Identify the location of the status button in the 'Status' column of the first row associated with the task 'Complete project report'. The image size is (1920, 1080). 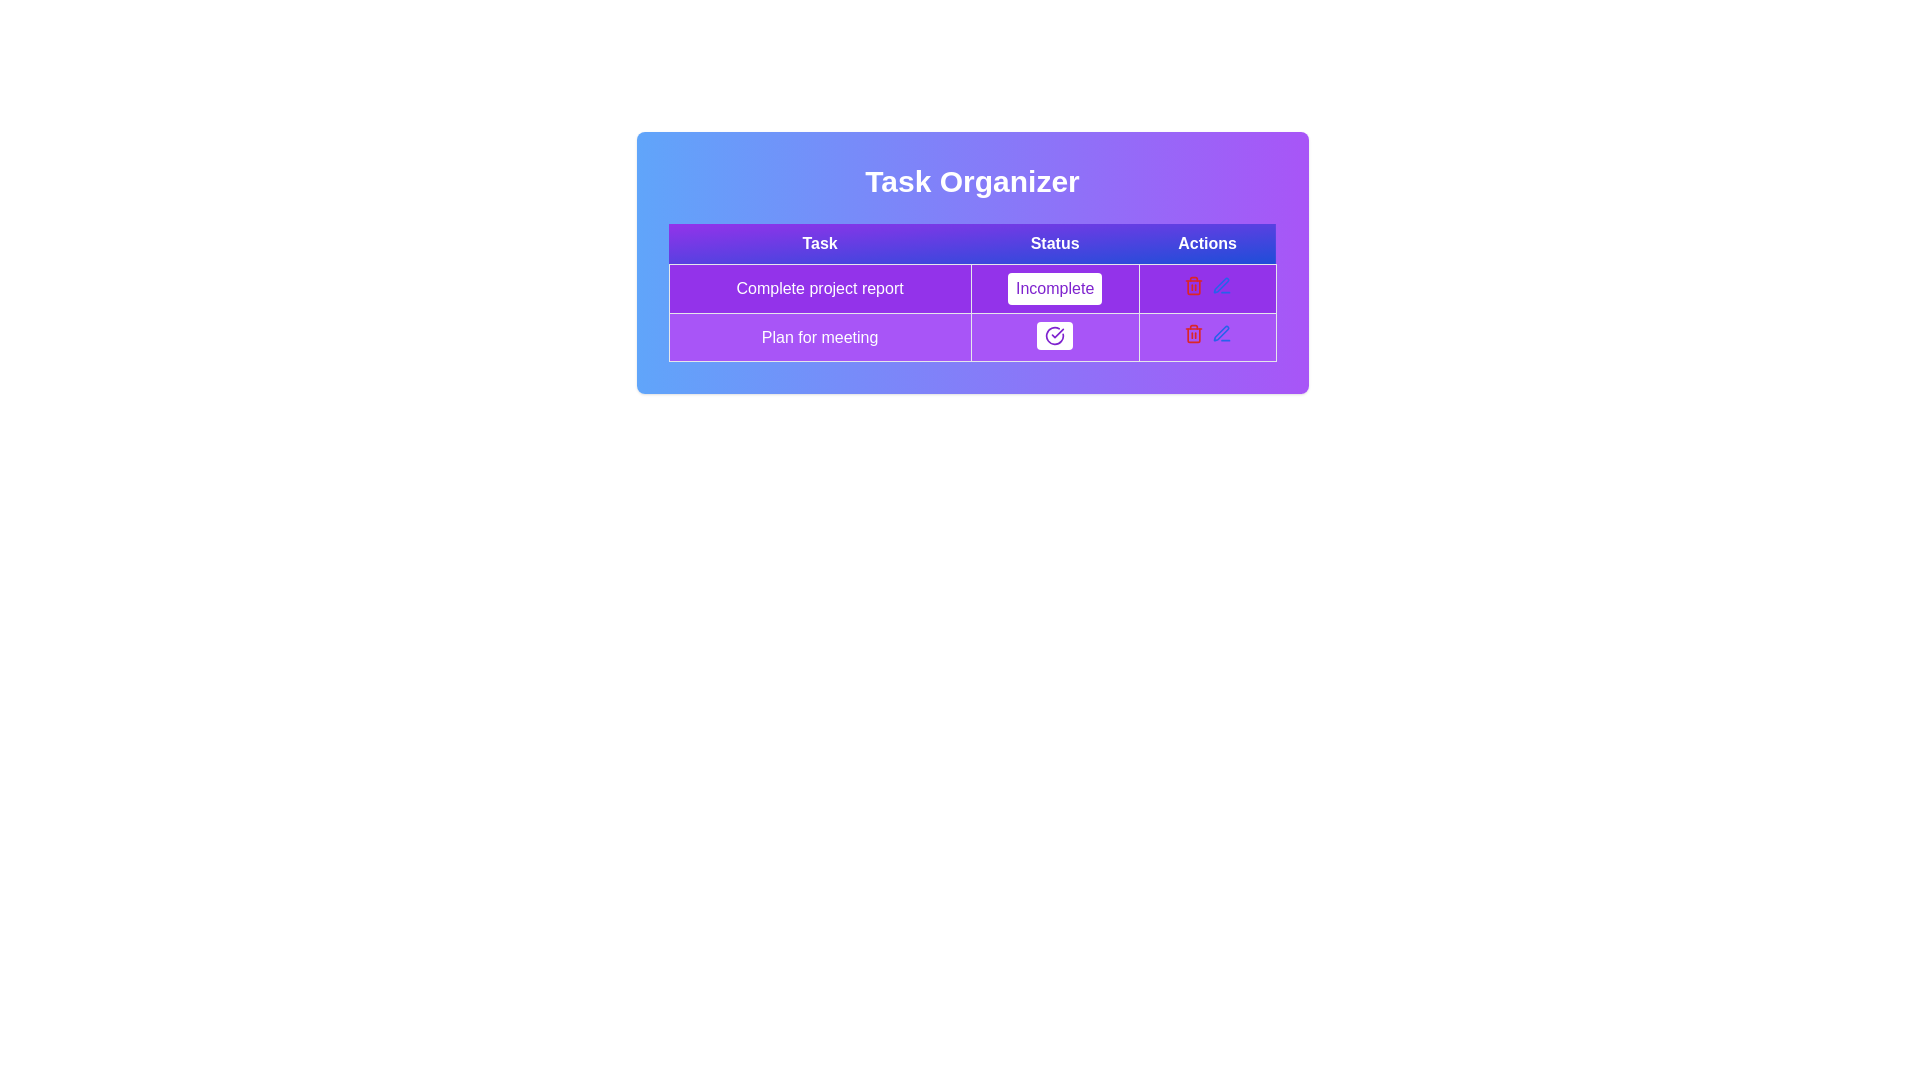
(1054, 289).